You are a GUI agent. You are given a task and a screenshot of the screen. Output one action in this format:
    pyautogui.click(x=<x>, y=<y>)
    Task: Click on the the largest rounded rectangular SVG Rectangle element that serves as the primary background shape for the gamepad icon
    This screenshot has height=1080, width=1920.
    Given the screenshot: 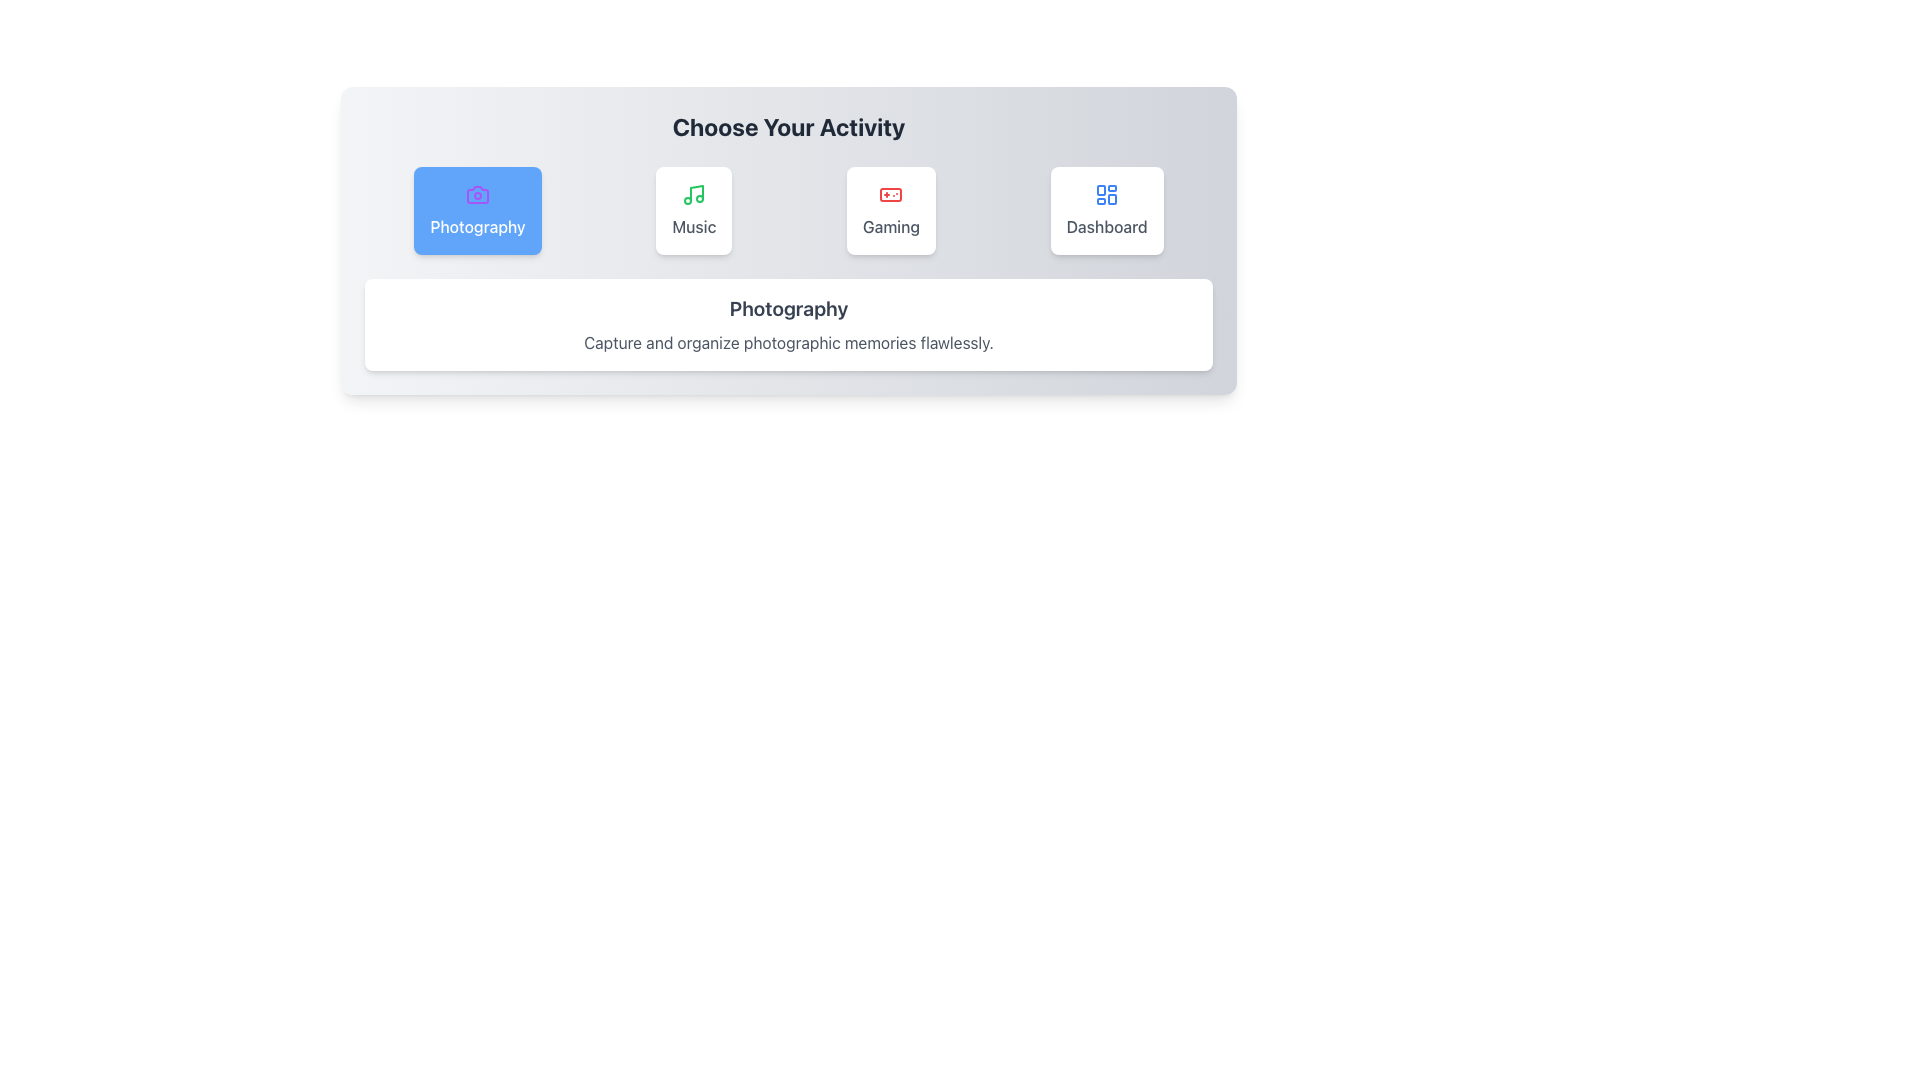 What is the action you would take?
    pyautogui.click(x=890, y=195)
    